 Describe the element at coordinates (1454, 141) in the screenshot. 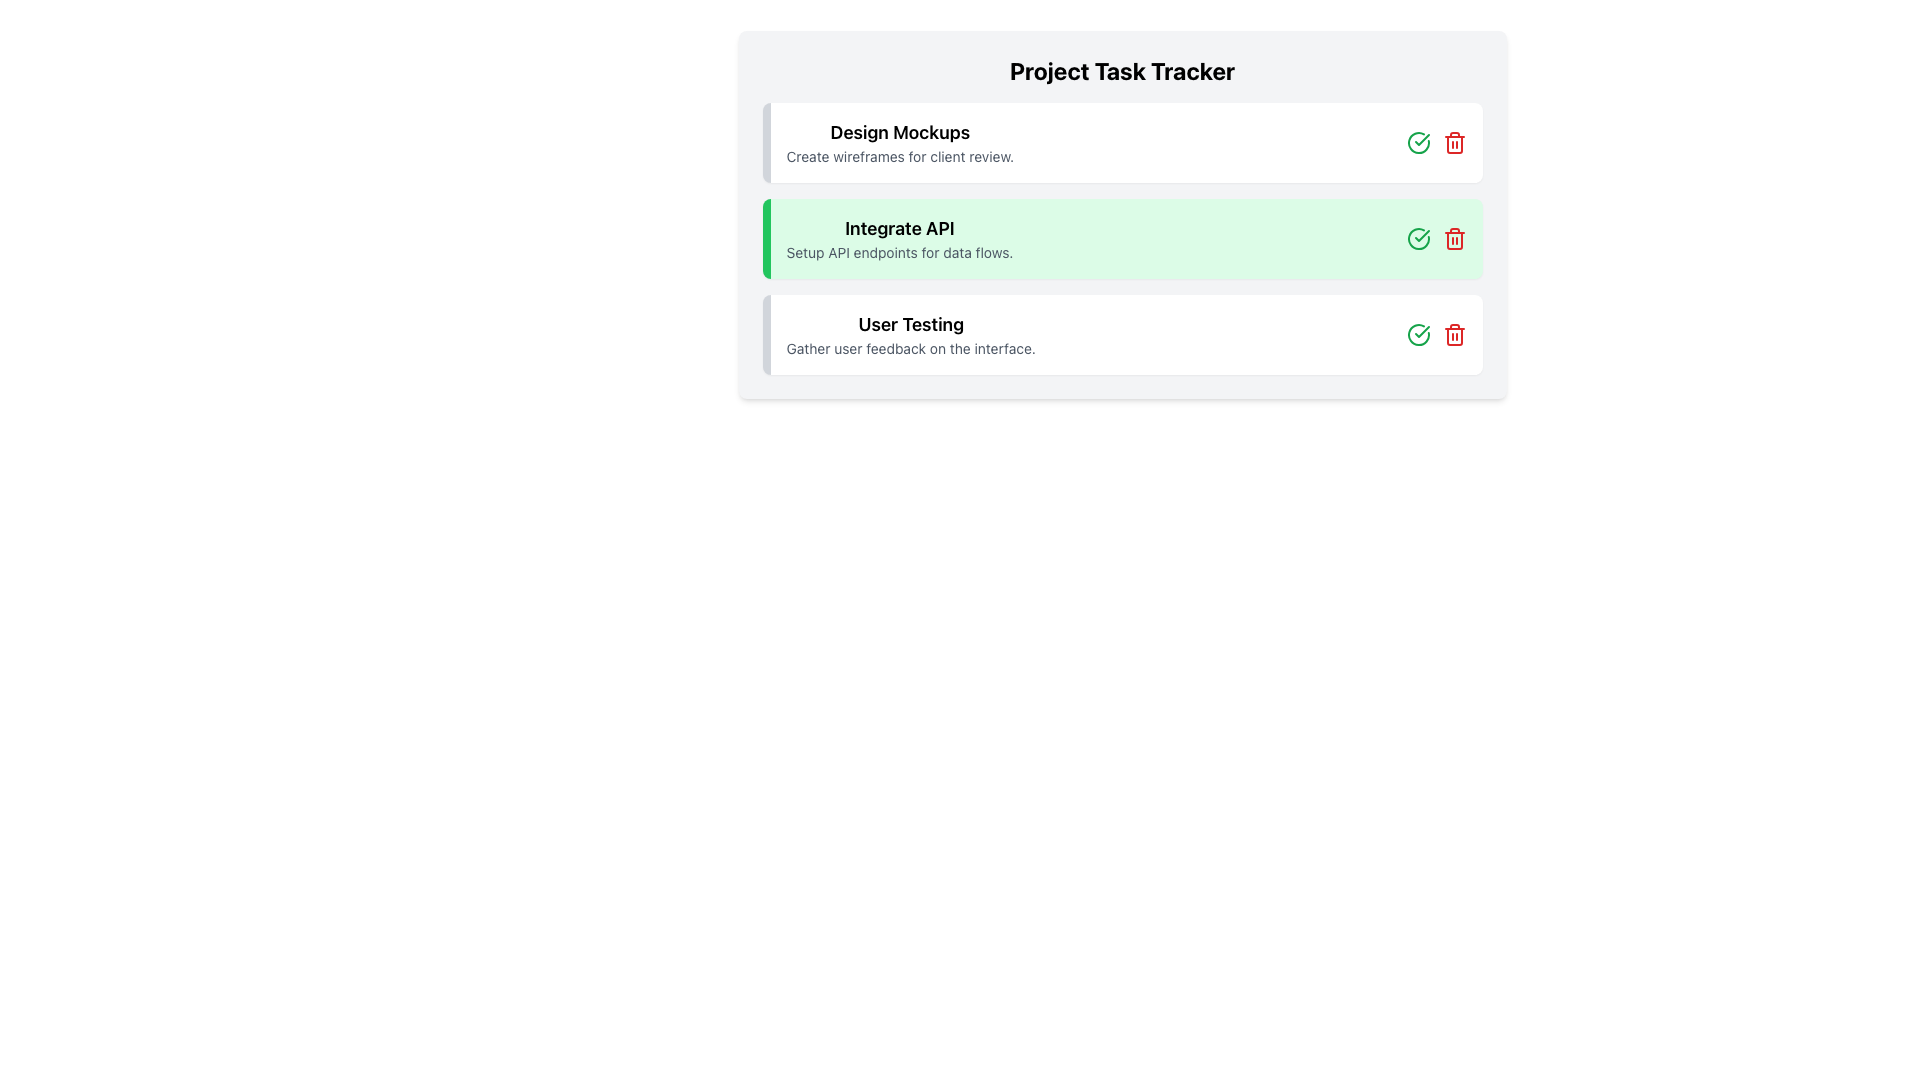

I see `the red trash bin icon button located at the far right of the second task in the task list` at that location.